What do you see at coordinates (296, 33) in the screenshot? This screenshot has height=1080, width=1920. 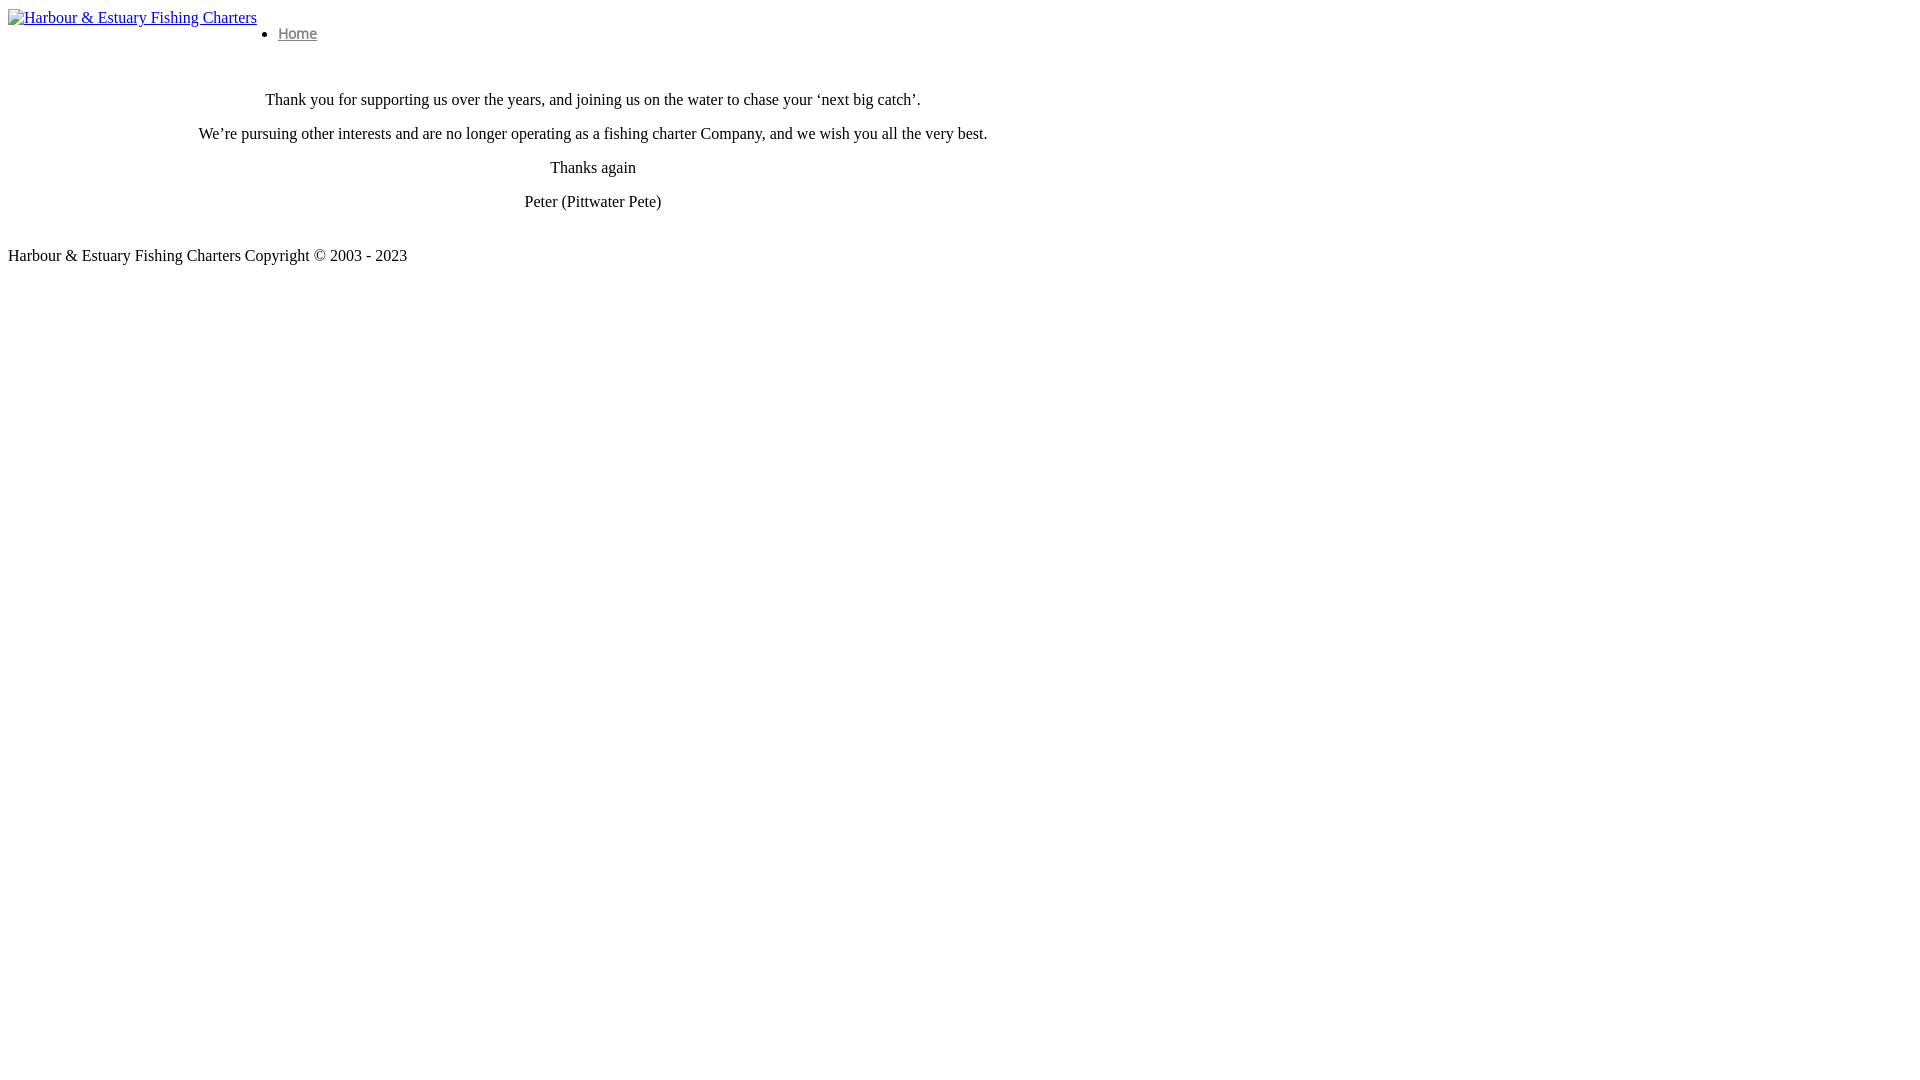 I see `'Home'` at bounding box center [296, 33].